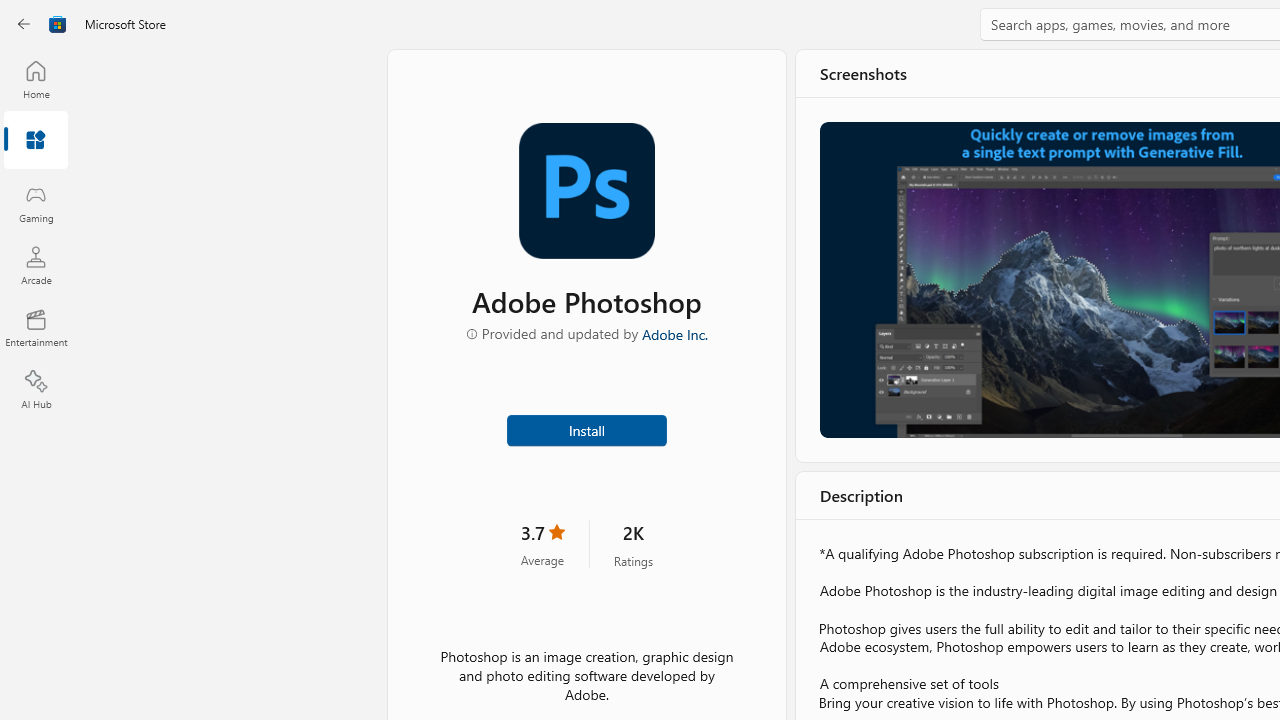 The width and height of the screenshot is (1280, 720). Describe the element at coordinates (35, 390) in the screenshot. I see `'AI Hub'` at that location.